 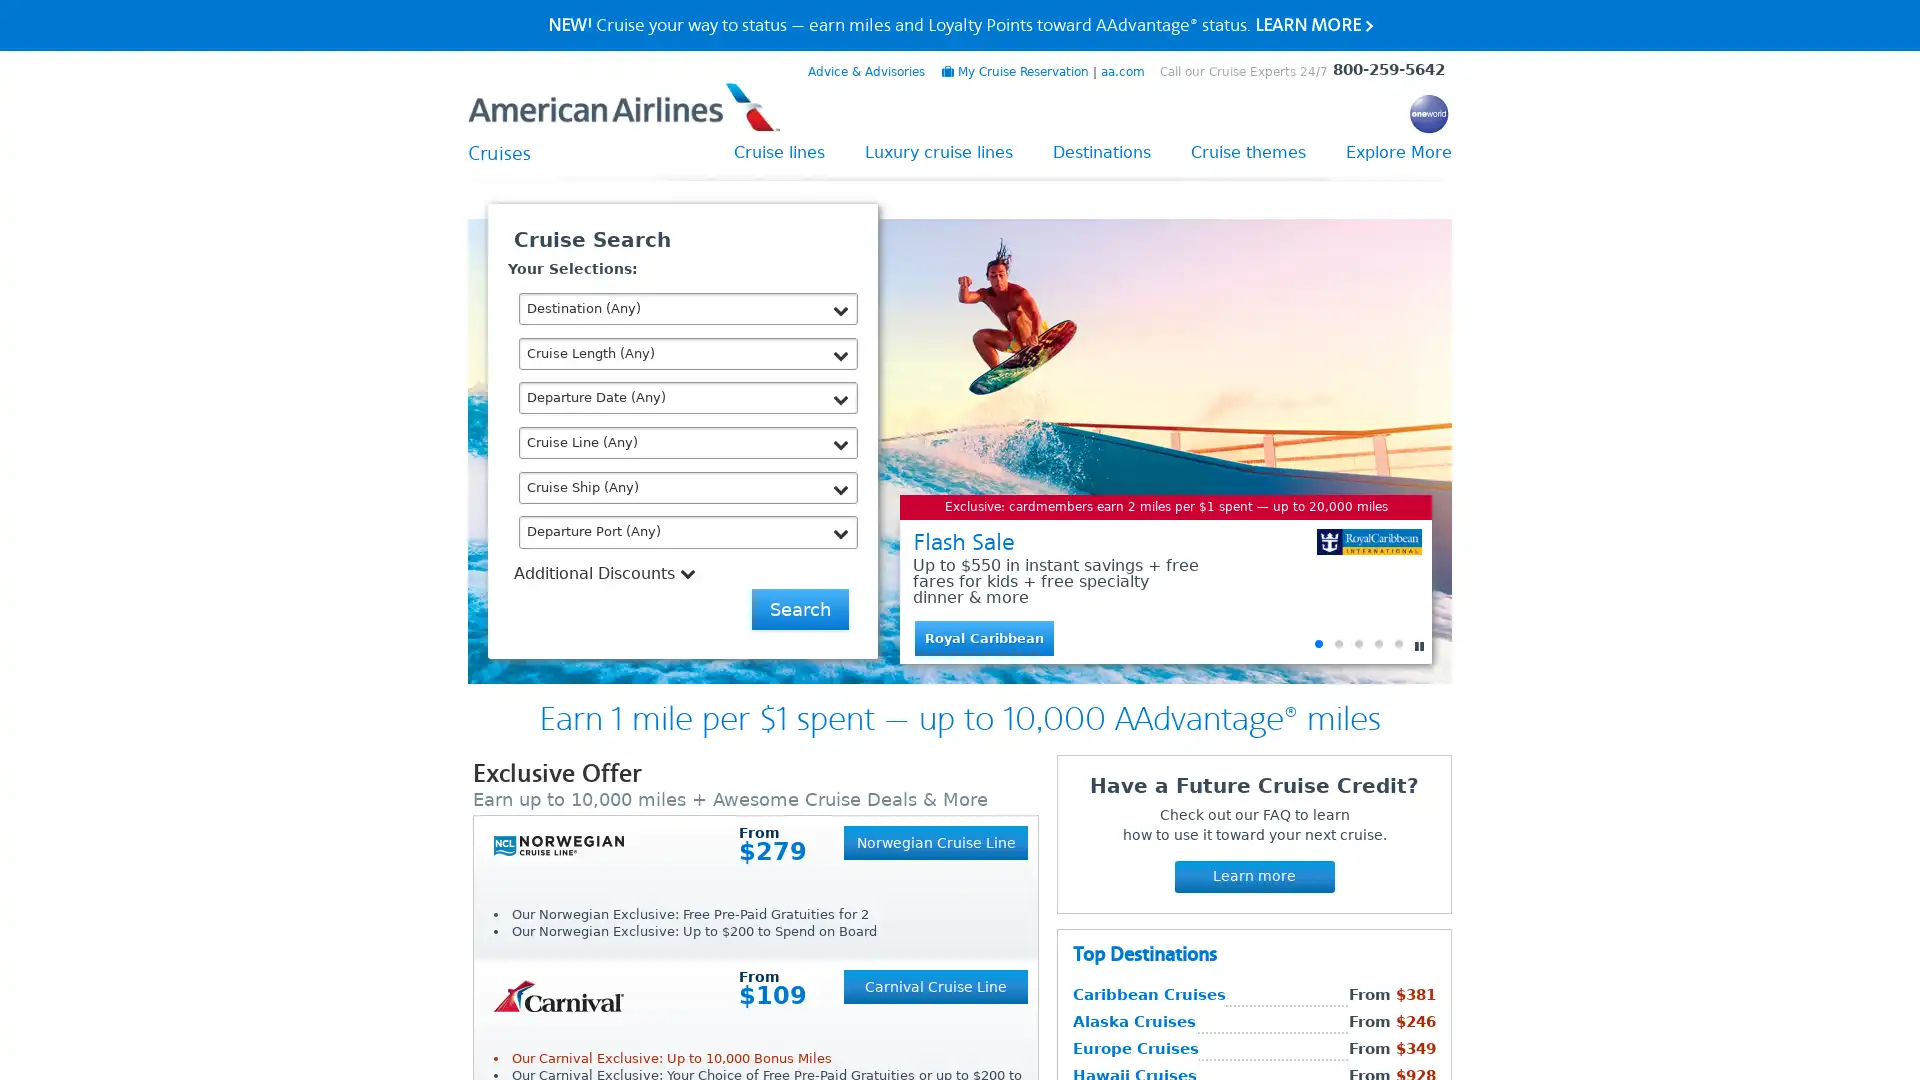 I want to click on Go to slide 4, so click(x=1376, y=644).